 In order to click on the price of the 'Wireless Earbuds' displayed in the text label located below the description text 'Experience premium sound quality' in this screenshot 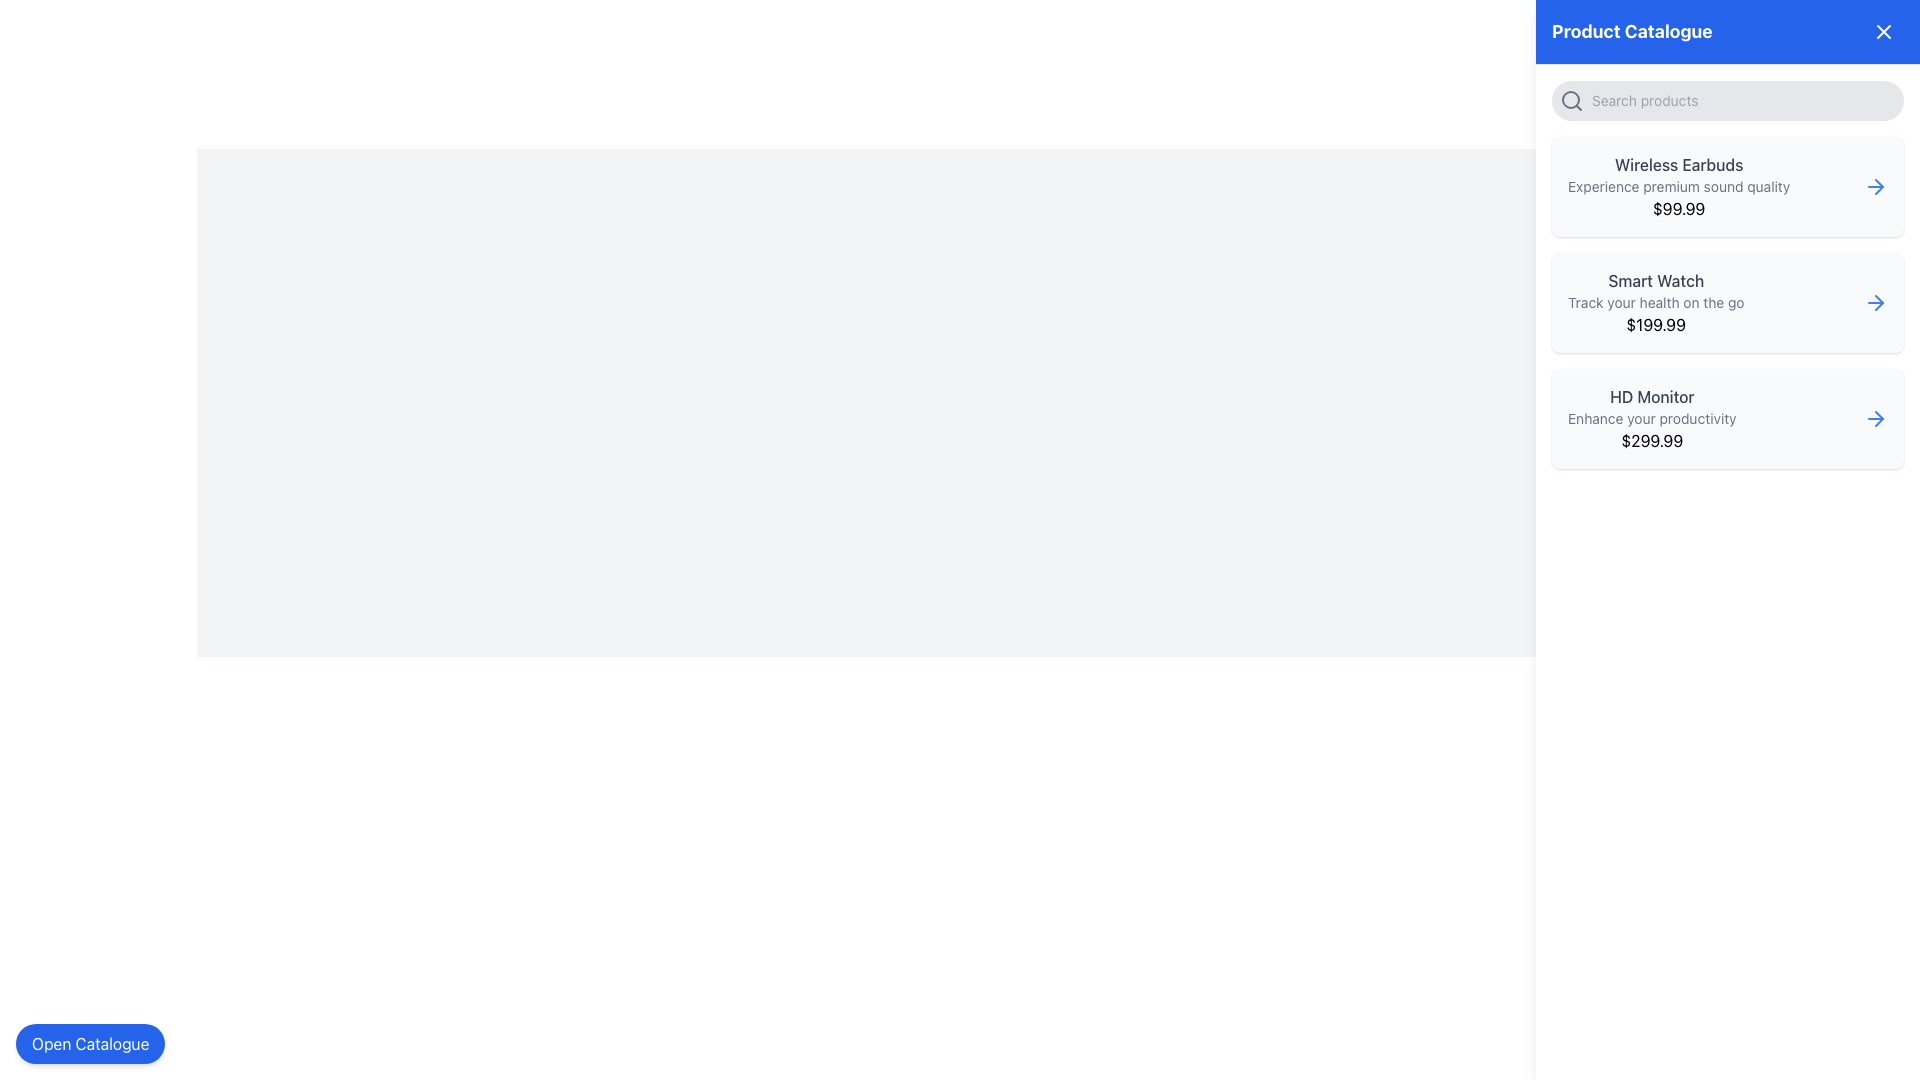, I will do `click(1679, 208)`.